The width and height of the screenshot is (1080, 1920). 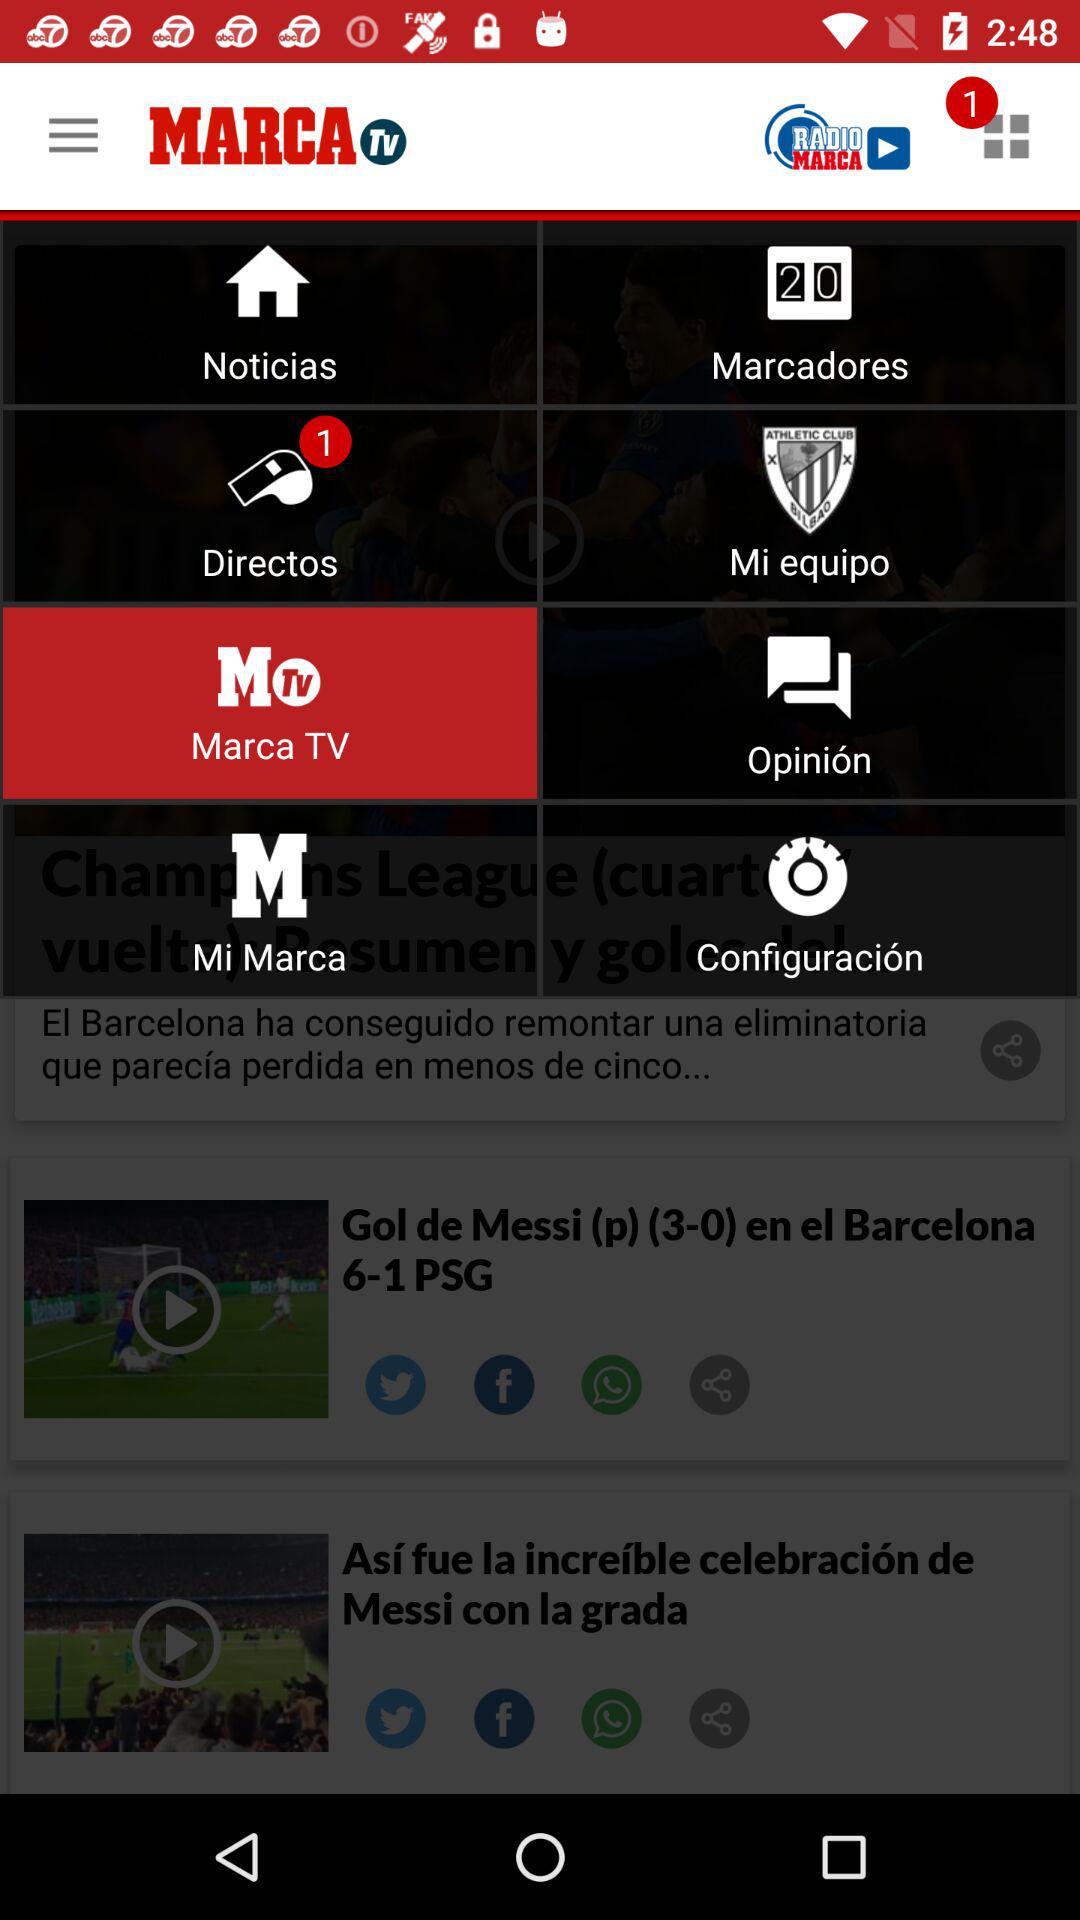 I want to click on share article, so click(x=720, y=1384).